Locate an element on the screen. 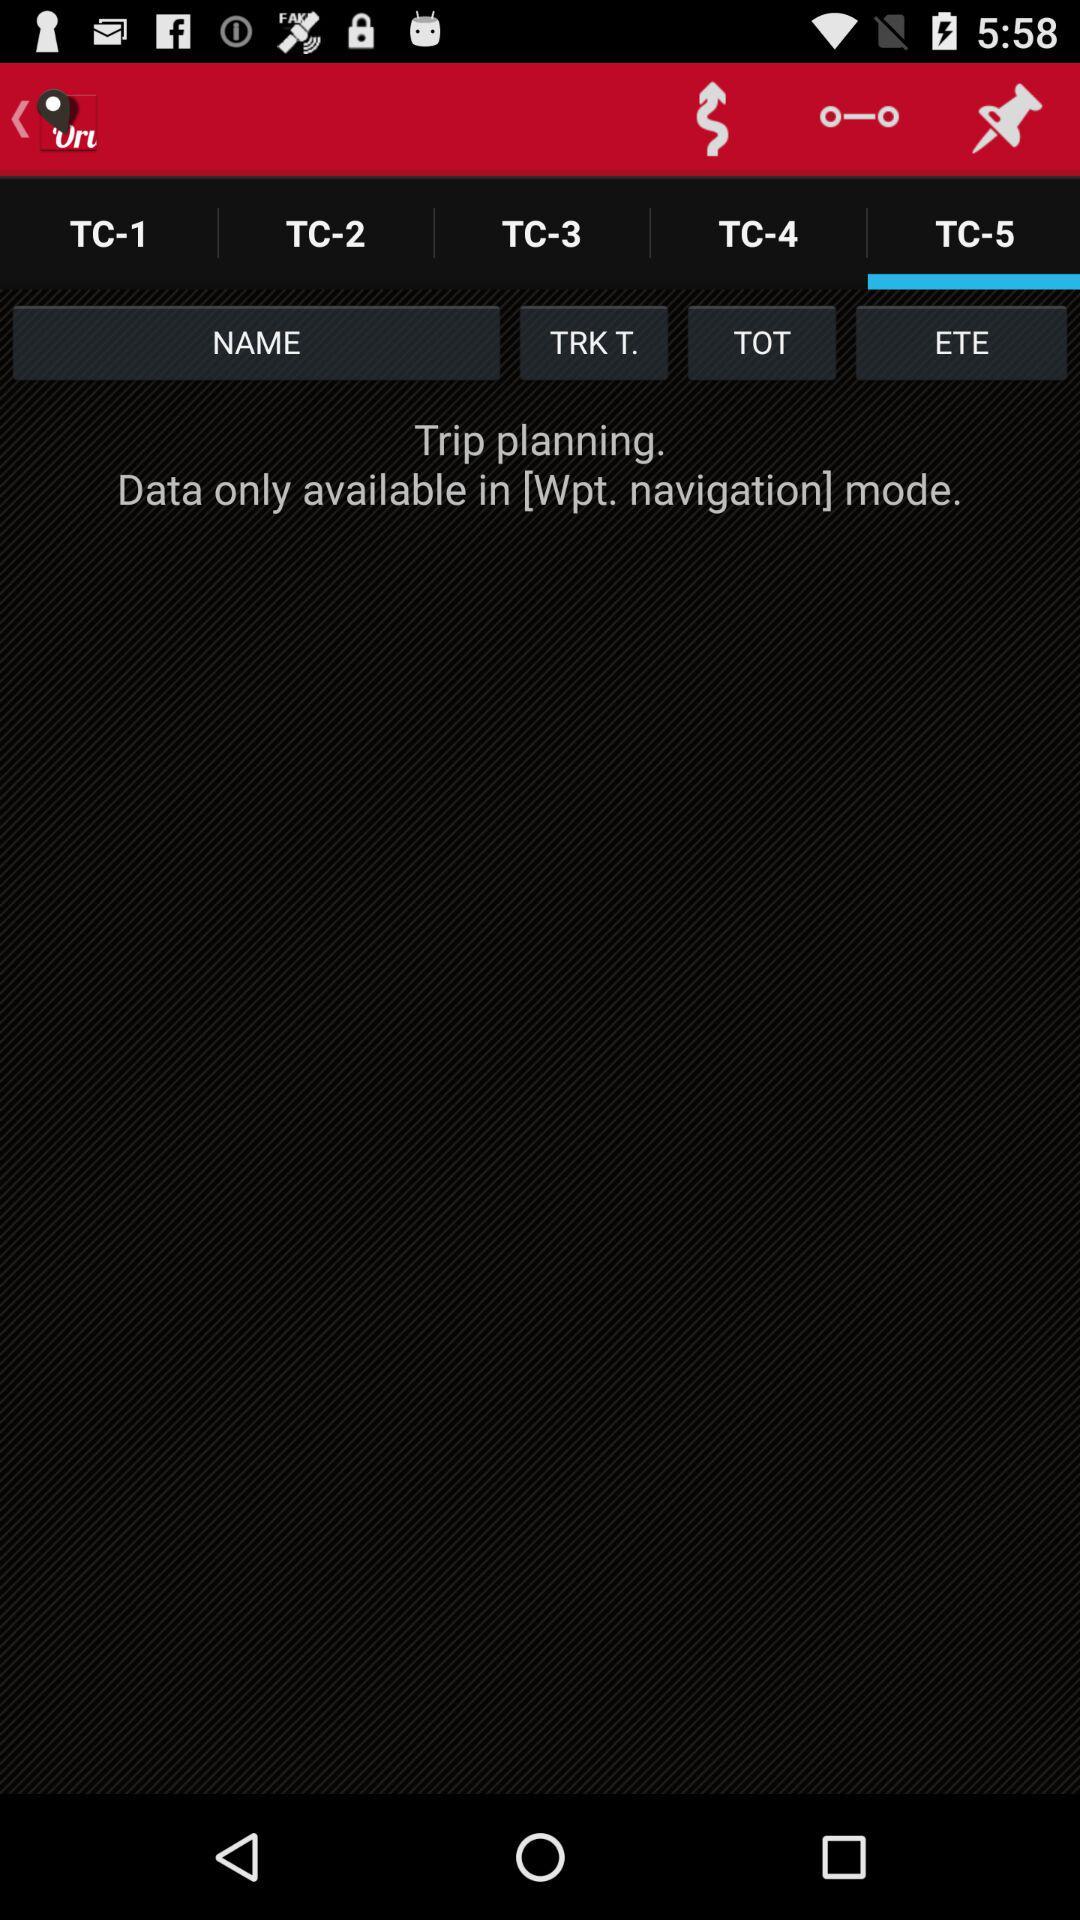 This screenshot has height=1920, width=1080. trk t. item is located at coordinates (593, 341).